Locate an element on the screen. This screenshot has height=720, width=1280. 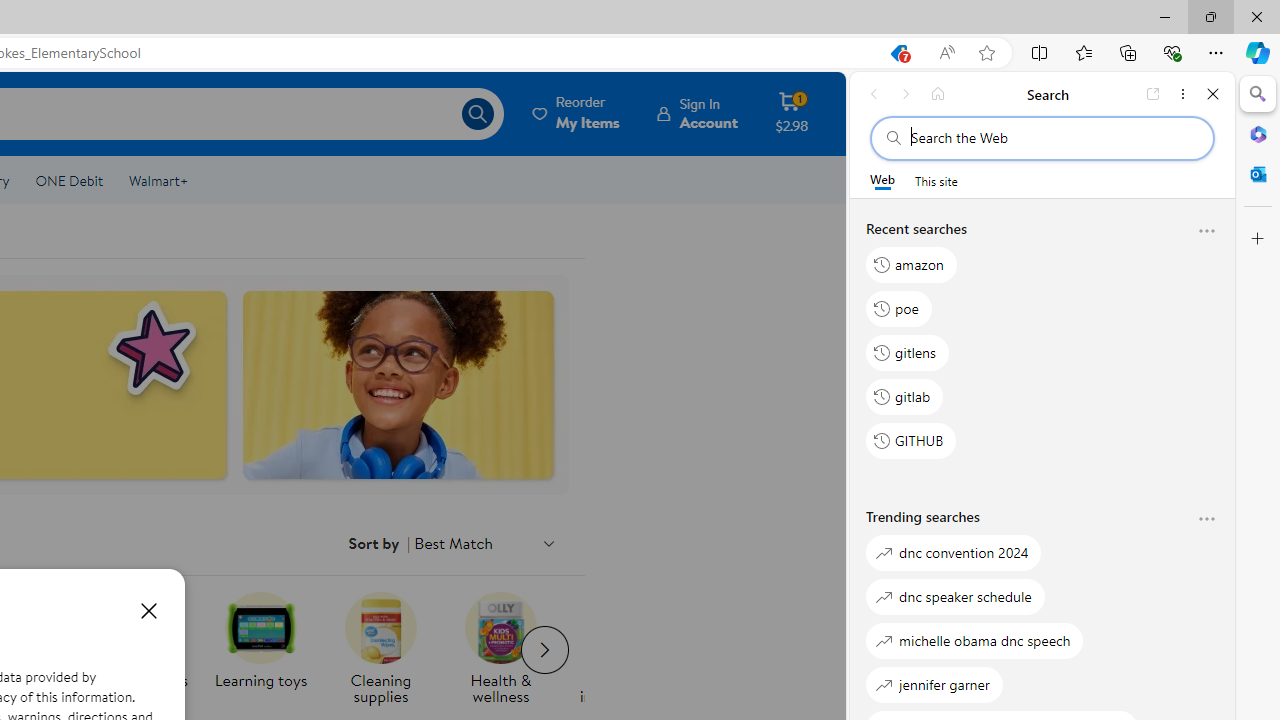
'GITHUB' is located at coordinates (911, 440).